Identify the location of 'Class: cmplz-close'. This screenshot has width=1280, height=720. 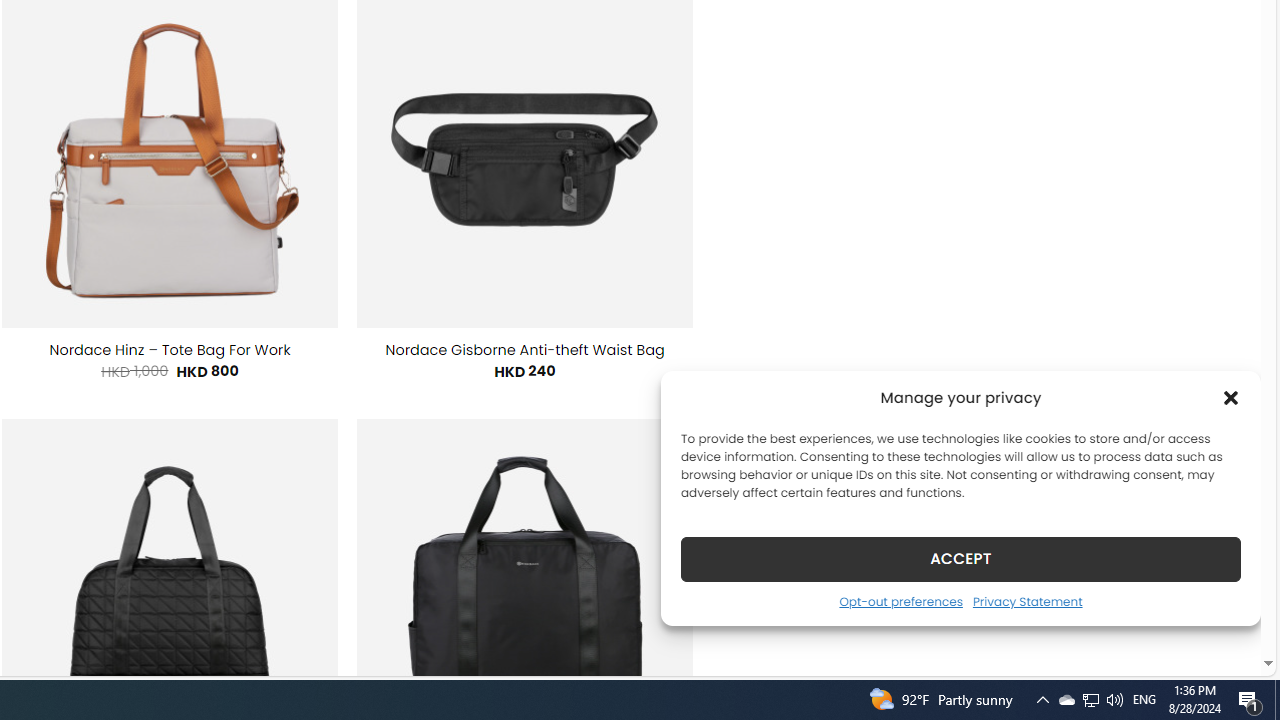
(1230, 397).